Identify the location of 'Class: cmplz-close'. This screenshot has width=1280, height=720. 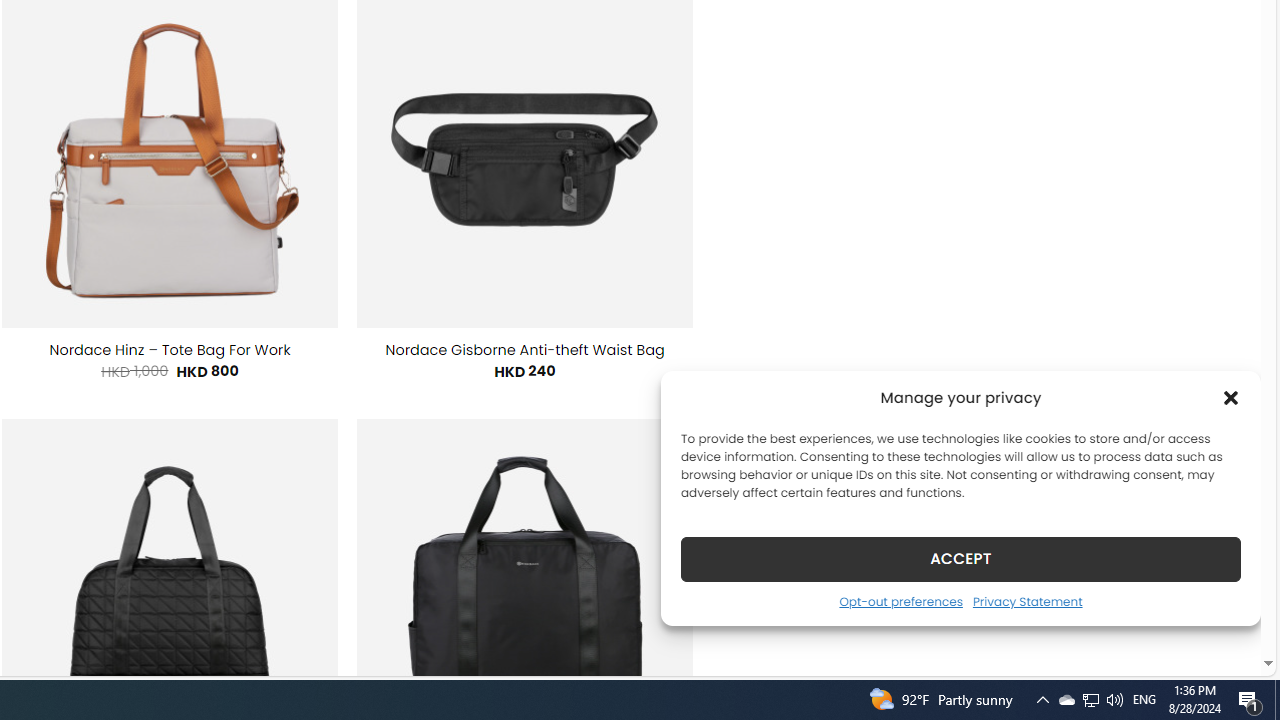
(1230, 397).